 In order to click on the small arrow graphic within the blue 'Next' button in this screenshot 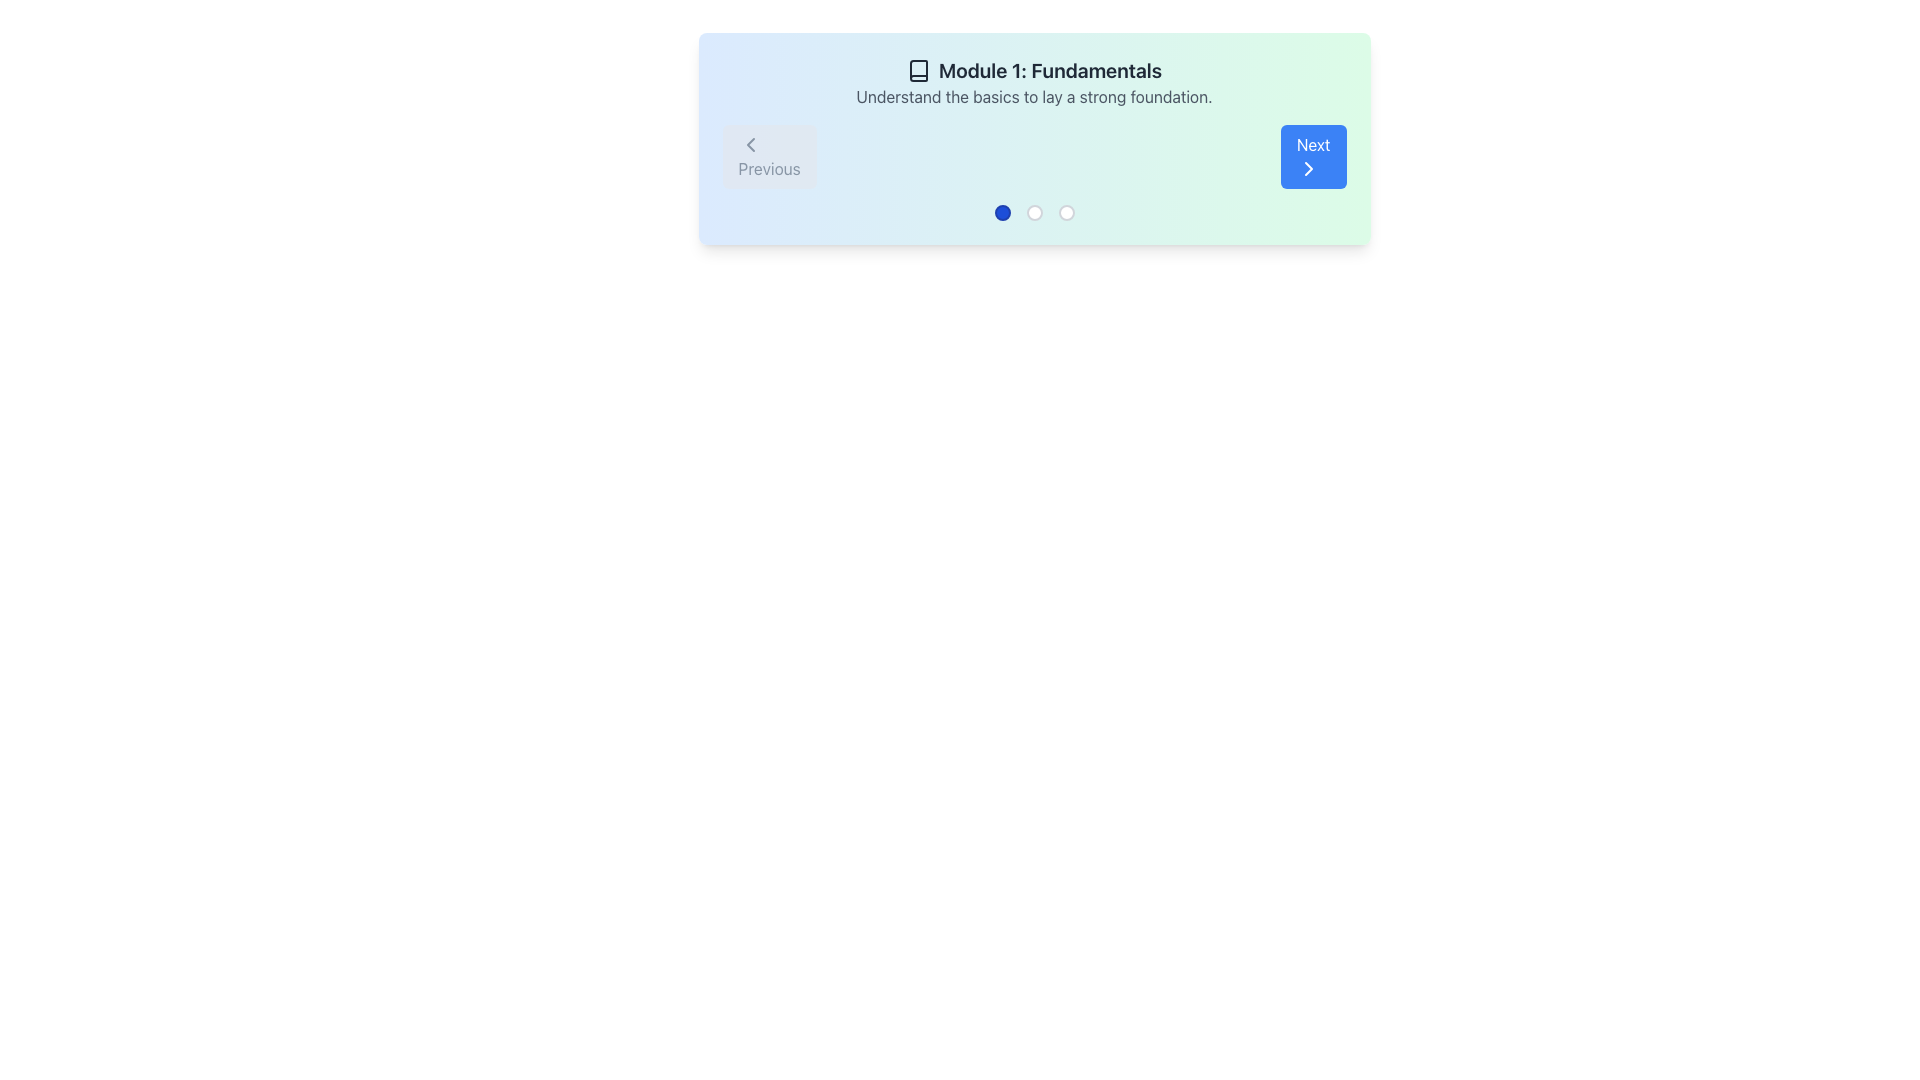, I will do `click(1308, 168)`.